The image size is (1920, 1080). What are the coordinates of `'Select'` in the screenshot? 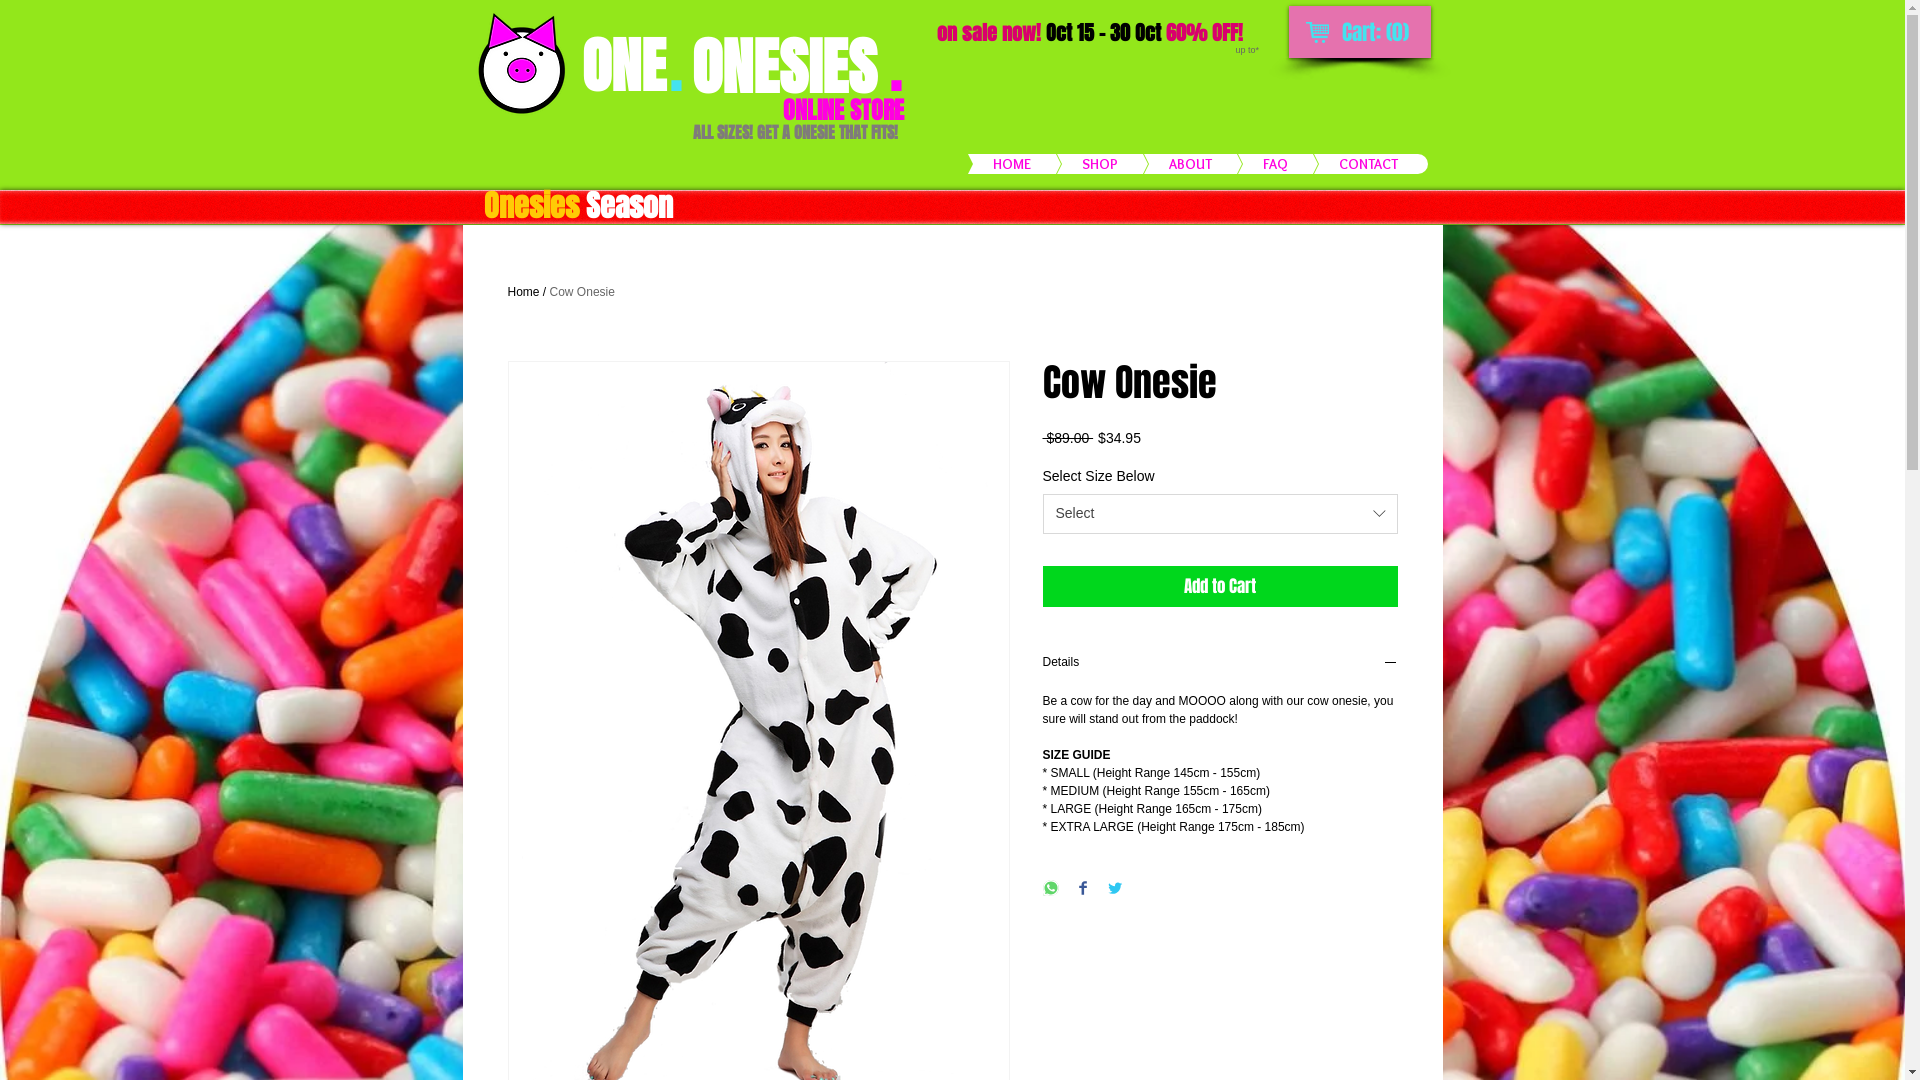 It's located at (1218, 512).